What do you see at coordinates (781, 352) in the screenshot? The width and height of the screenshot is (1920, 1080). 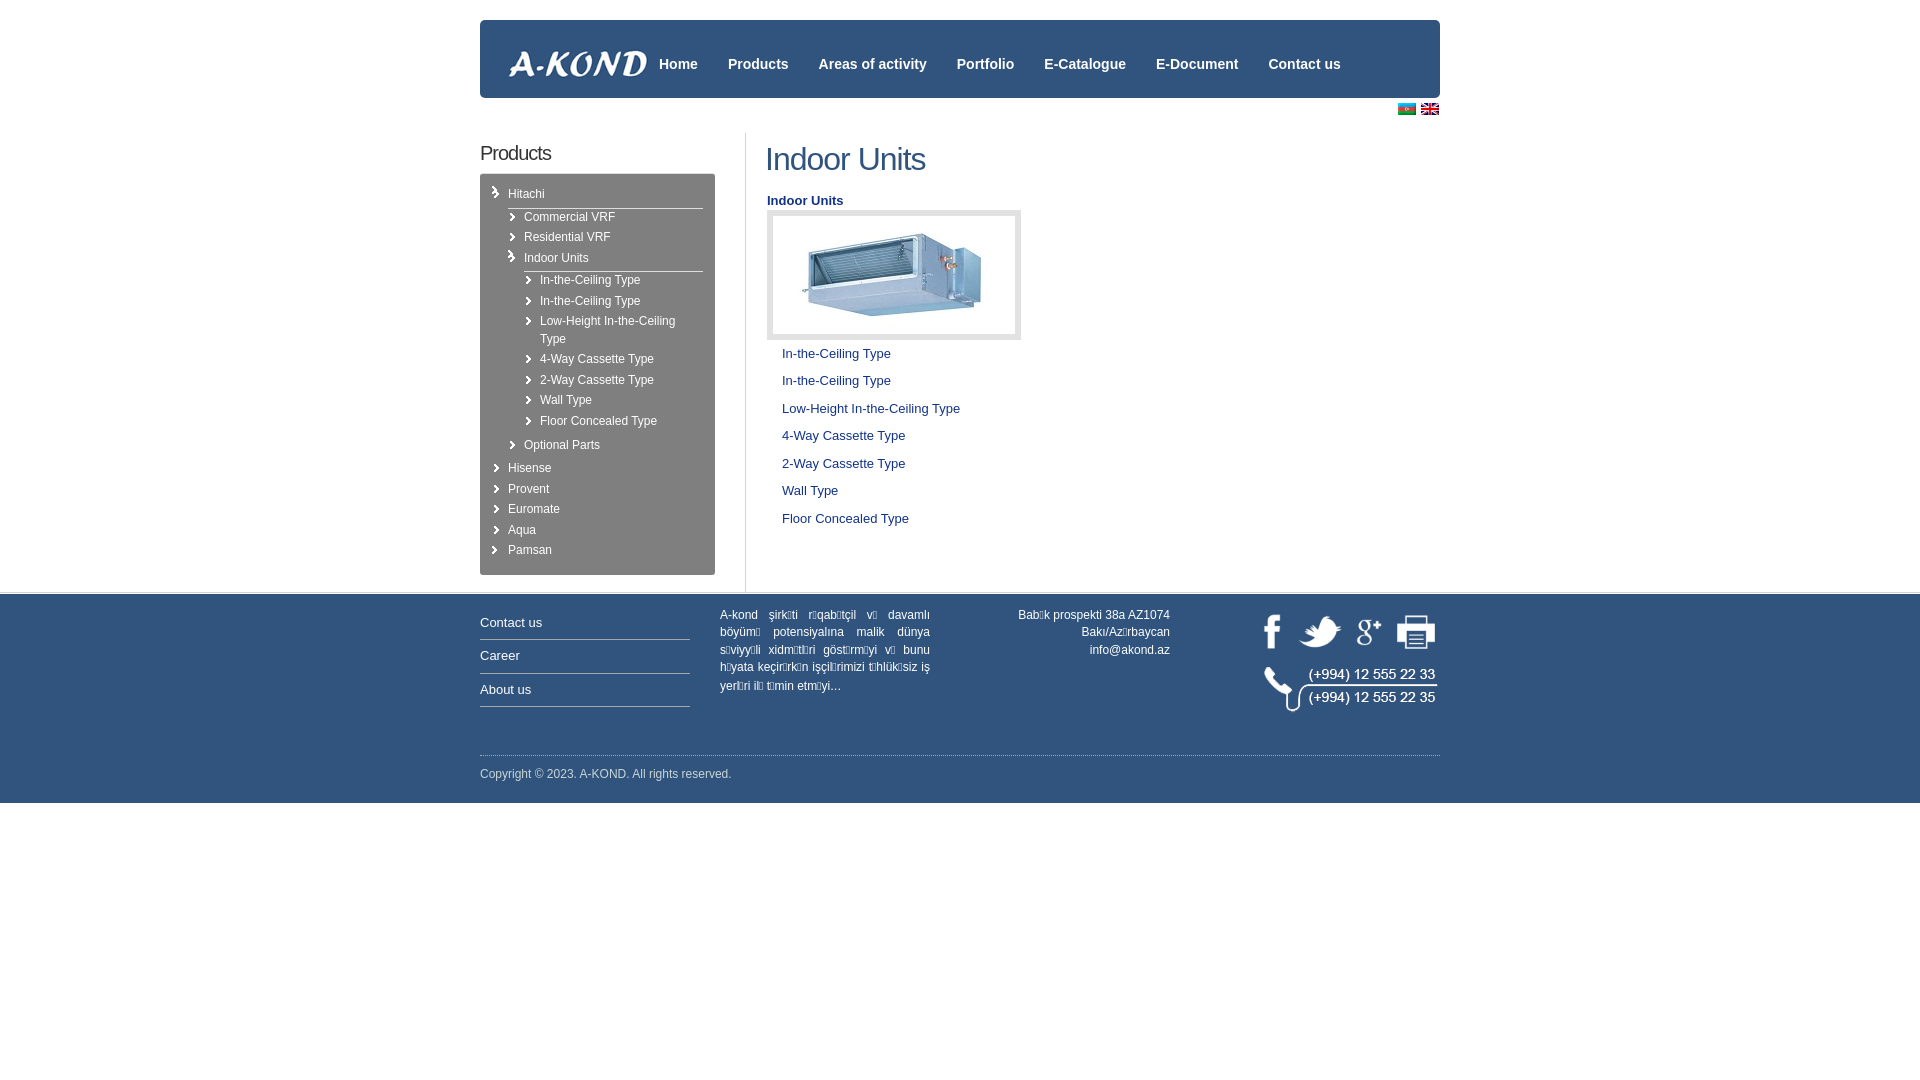 I see `'In-the-Ceiling Type'` at bounding box center [781, 352].